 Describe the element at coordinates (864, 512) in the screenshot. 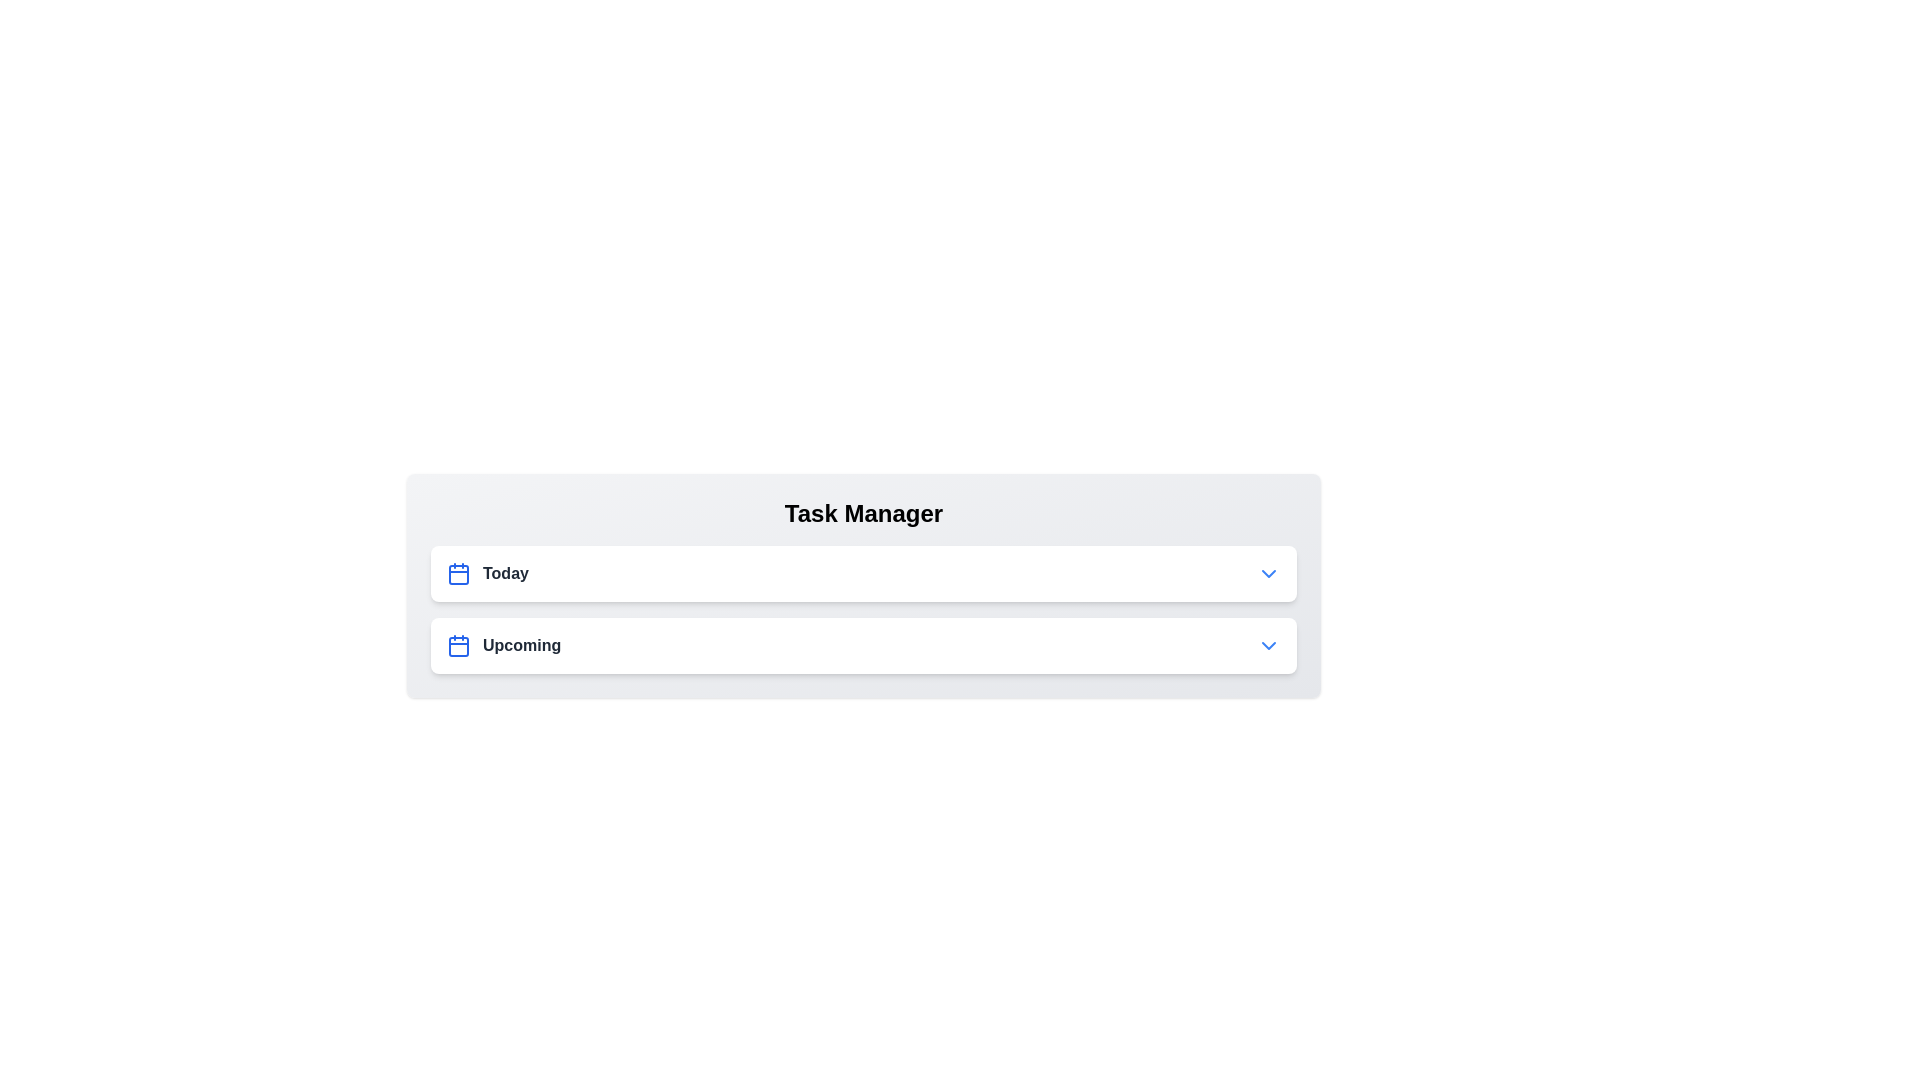

I see `the header of the Task Manager to select or focus it` at that location.